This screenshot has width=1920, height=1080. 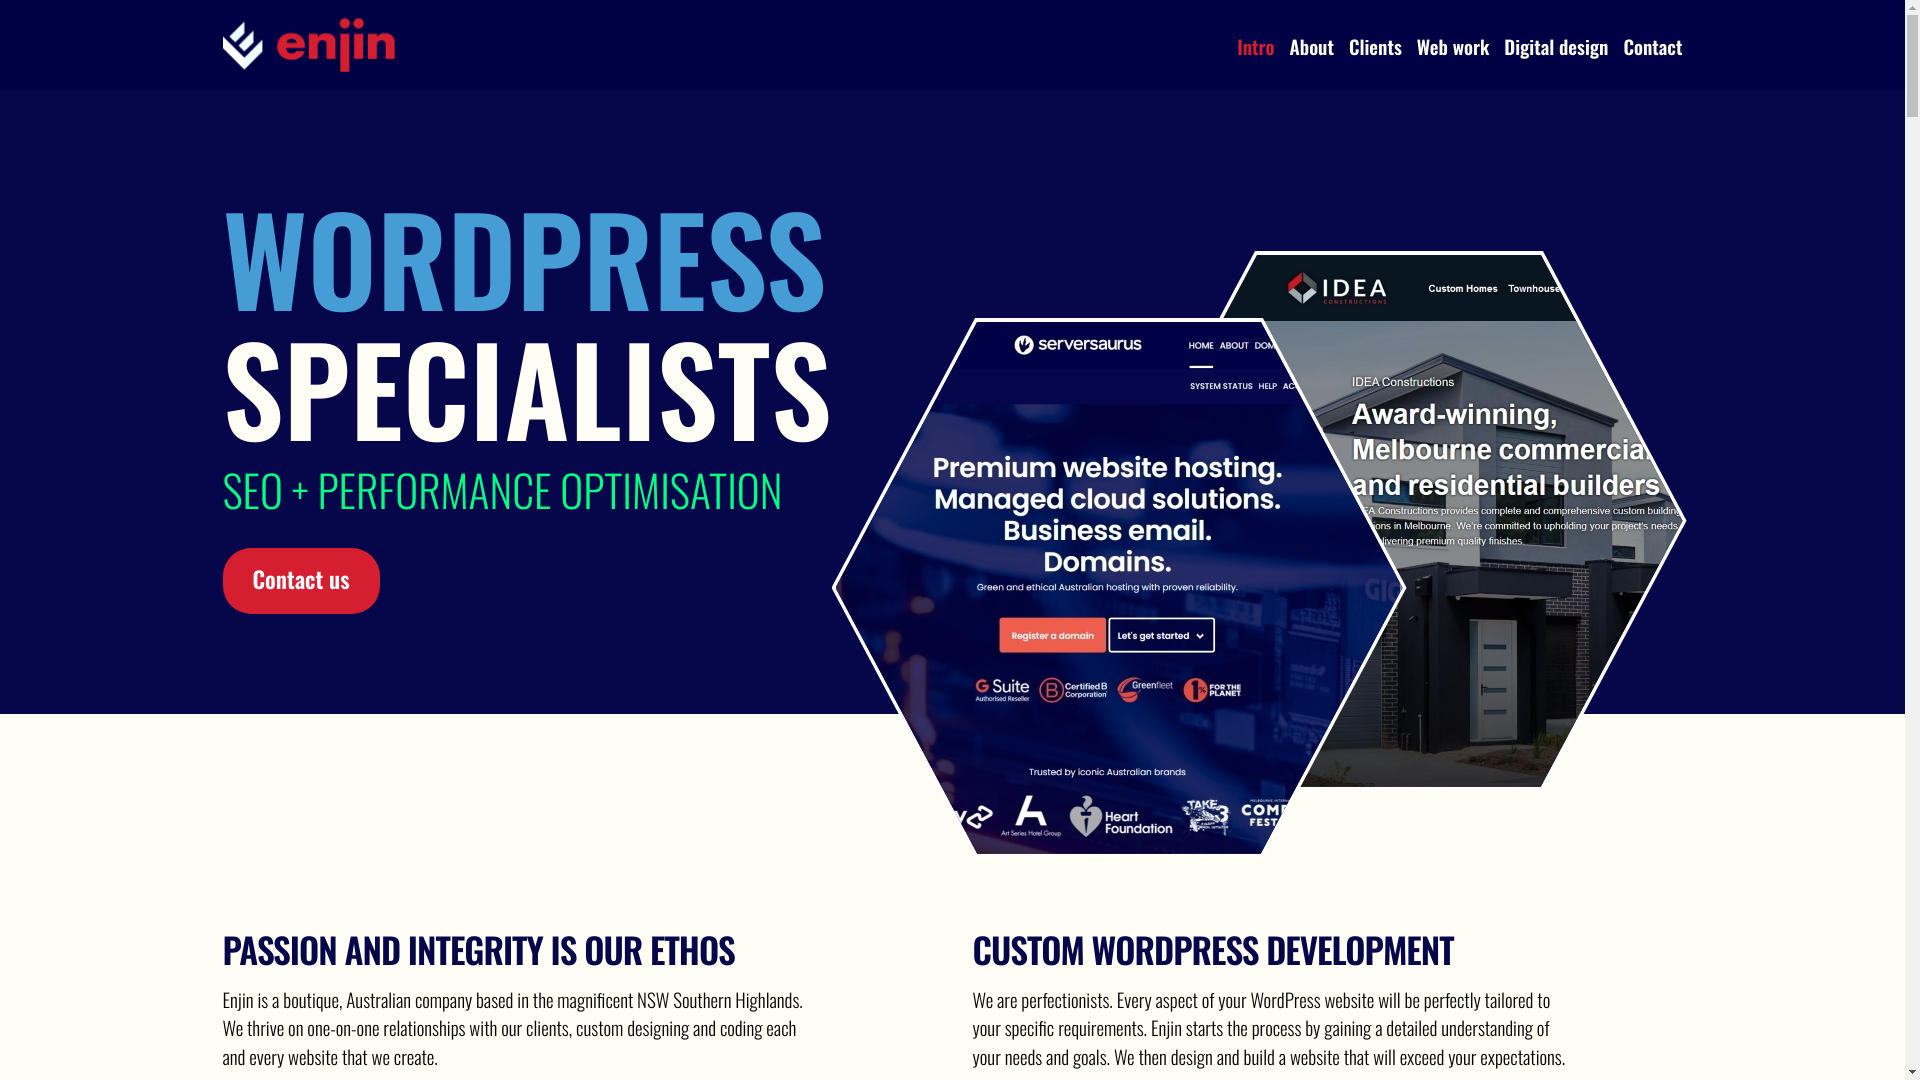 I want to click on 'Web work', so click(x=1415, y=46).